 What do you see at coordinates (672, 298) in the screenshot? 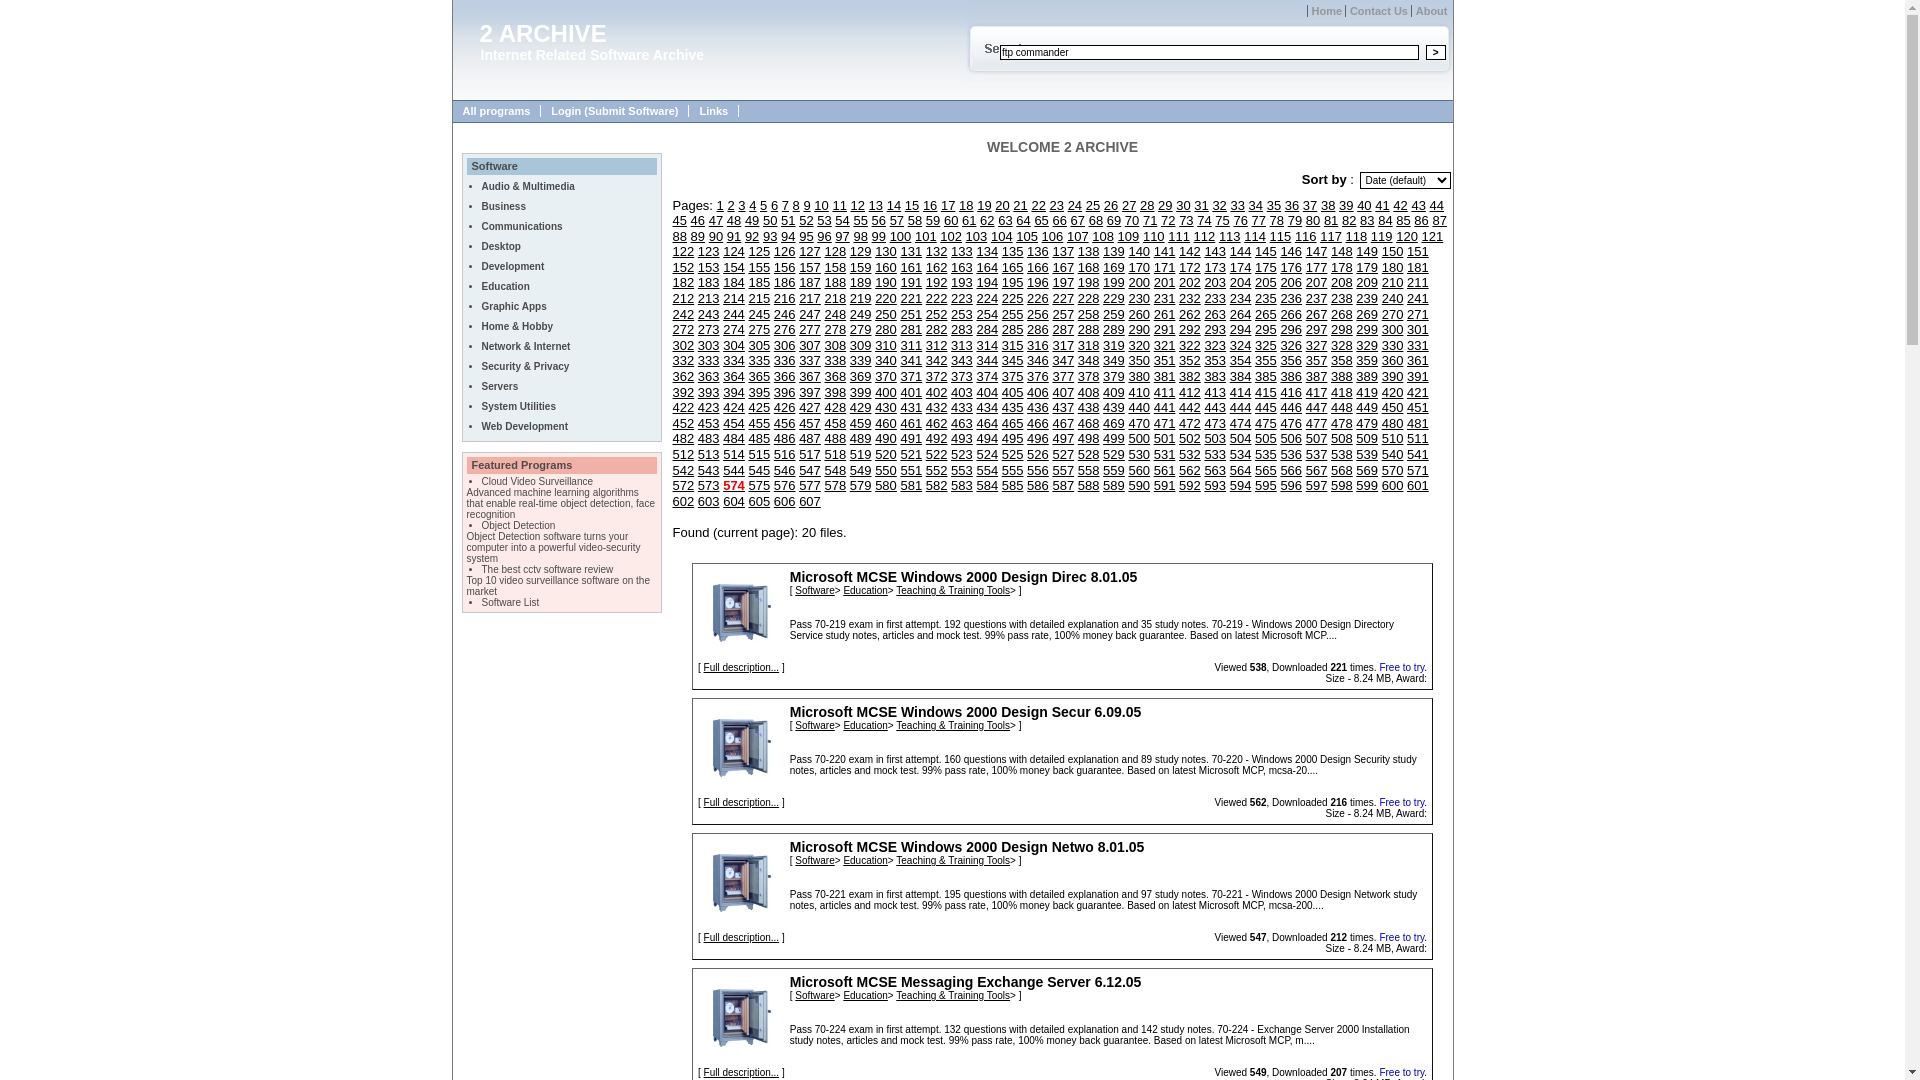
I see `'212'` at bounding box center [672, 298].